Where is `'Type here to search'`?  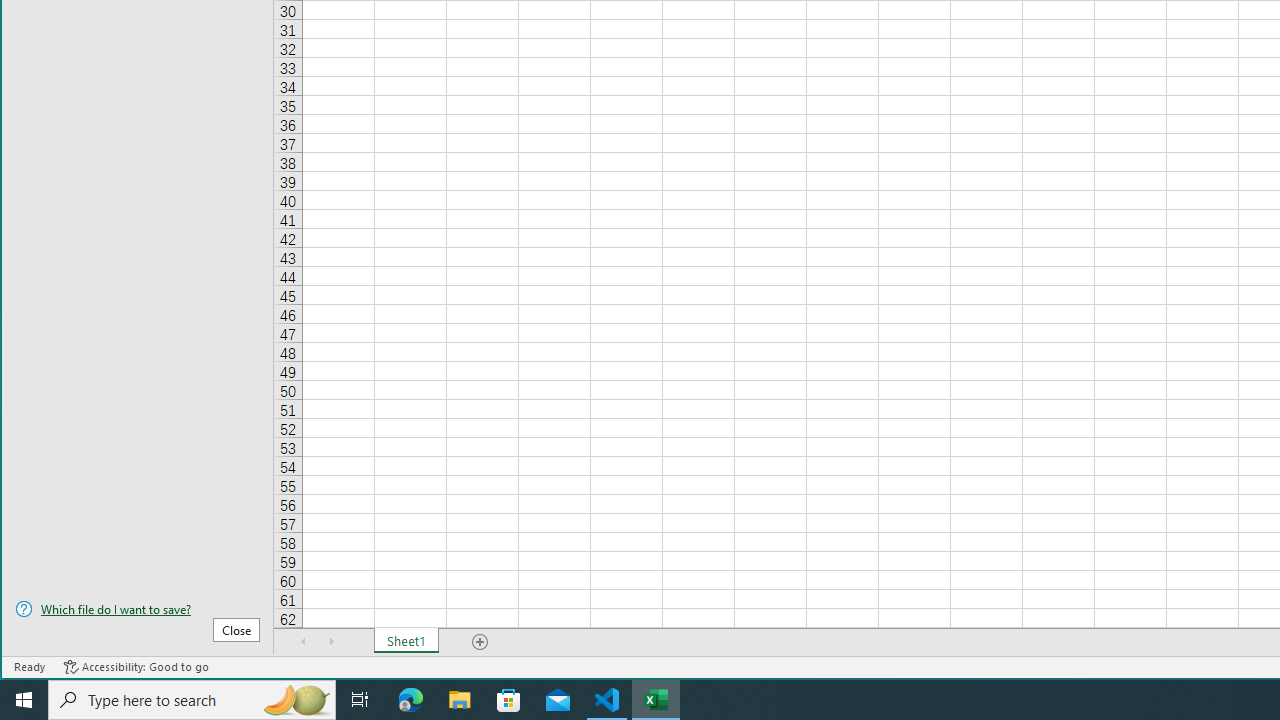
'Type here to search' is located at coordinates (192, 698).